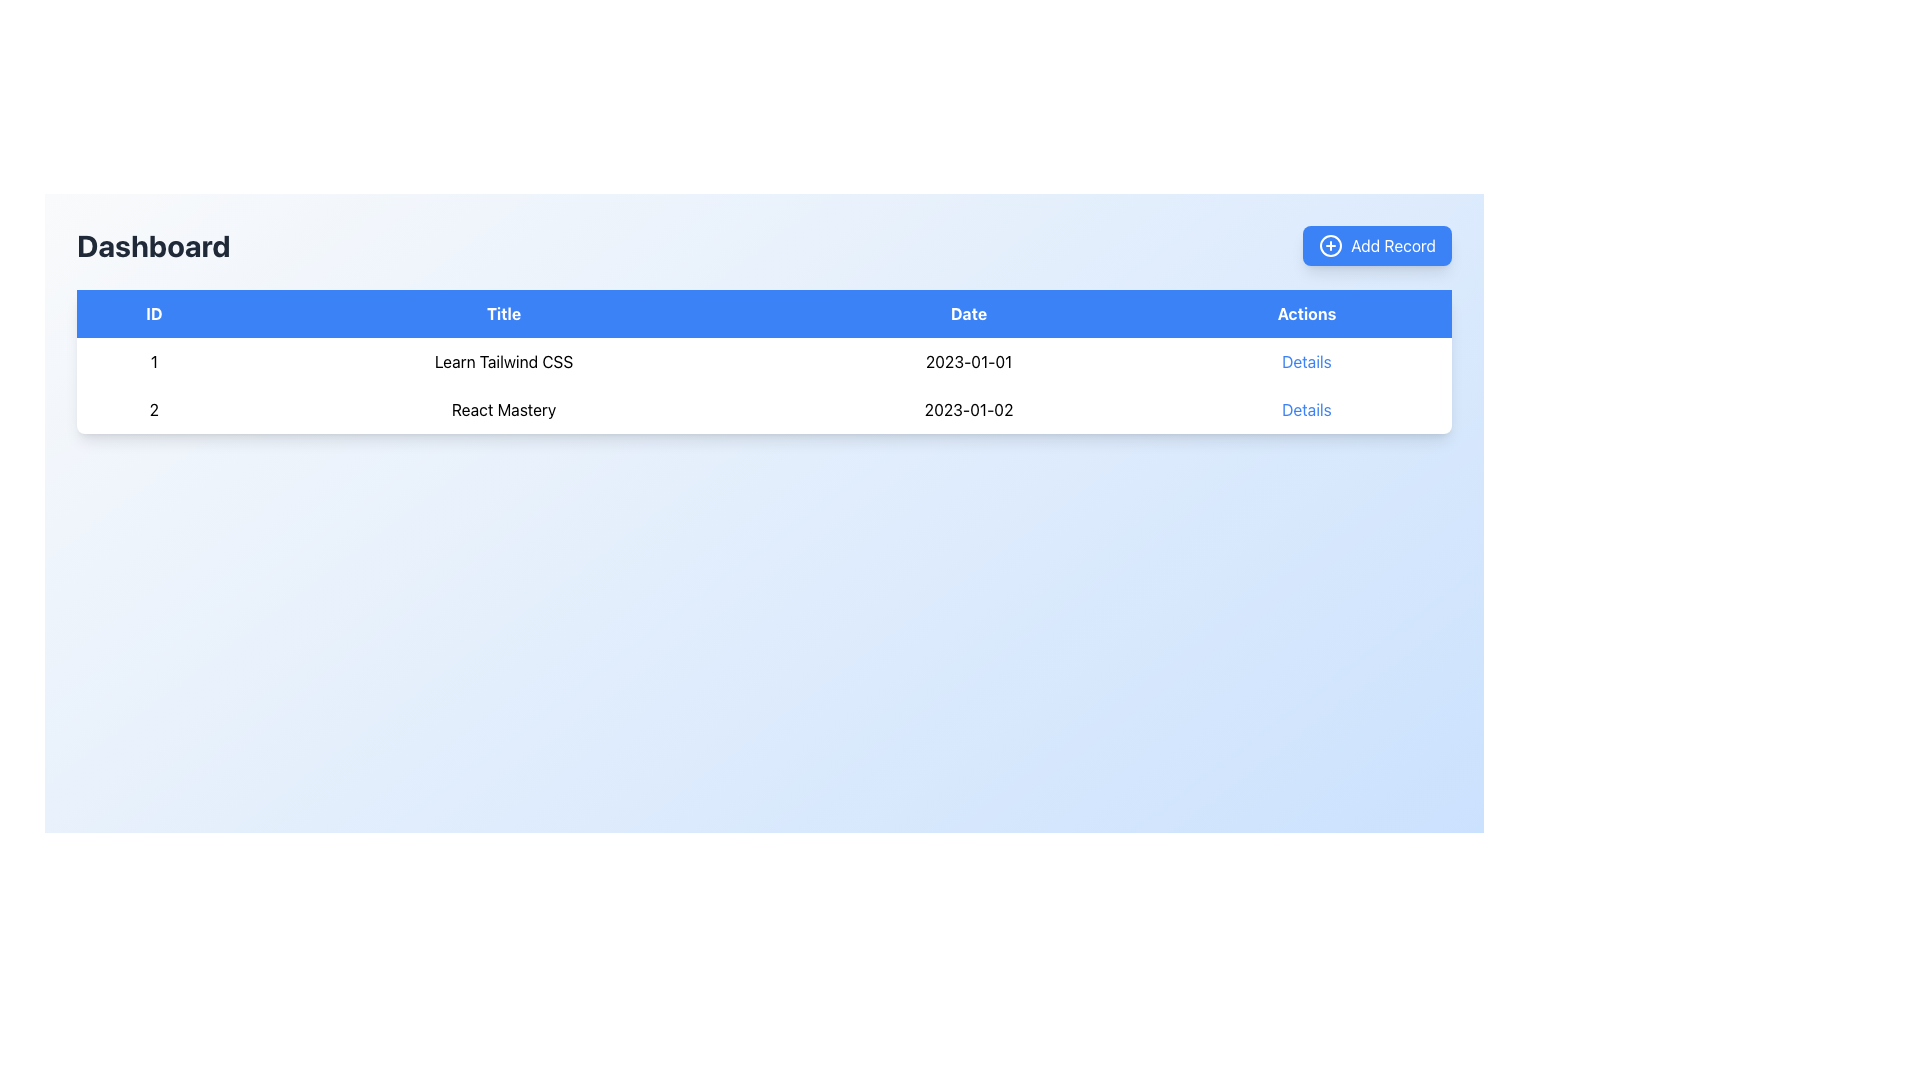 This screenshot has width=1920, height=1080. What do you see at coordinates (763, 408) in the screenshot?
I see `the second row of the table displaying lesson data, which includes the title 'React Mastery'` at bounding box center [763, 408].